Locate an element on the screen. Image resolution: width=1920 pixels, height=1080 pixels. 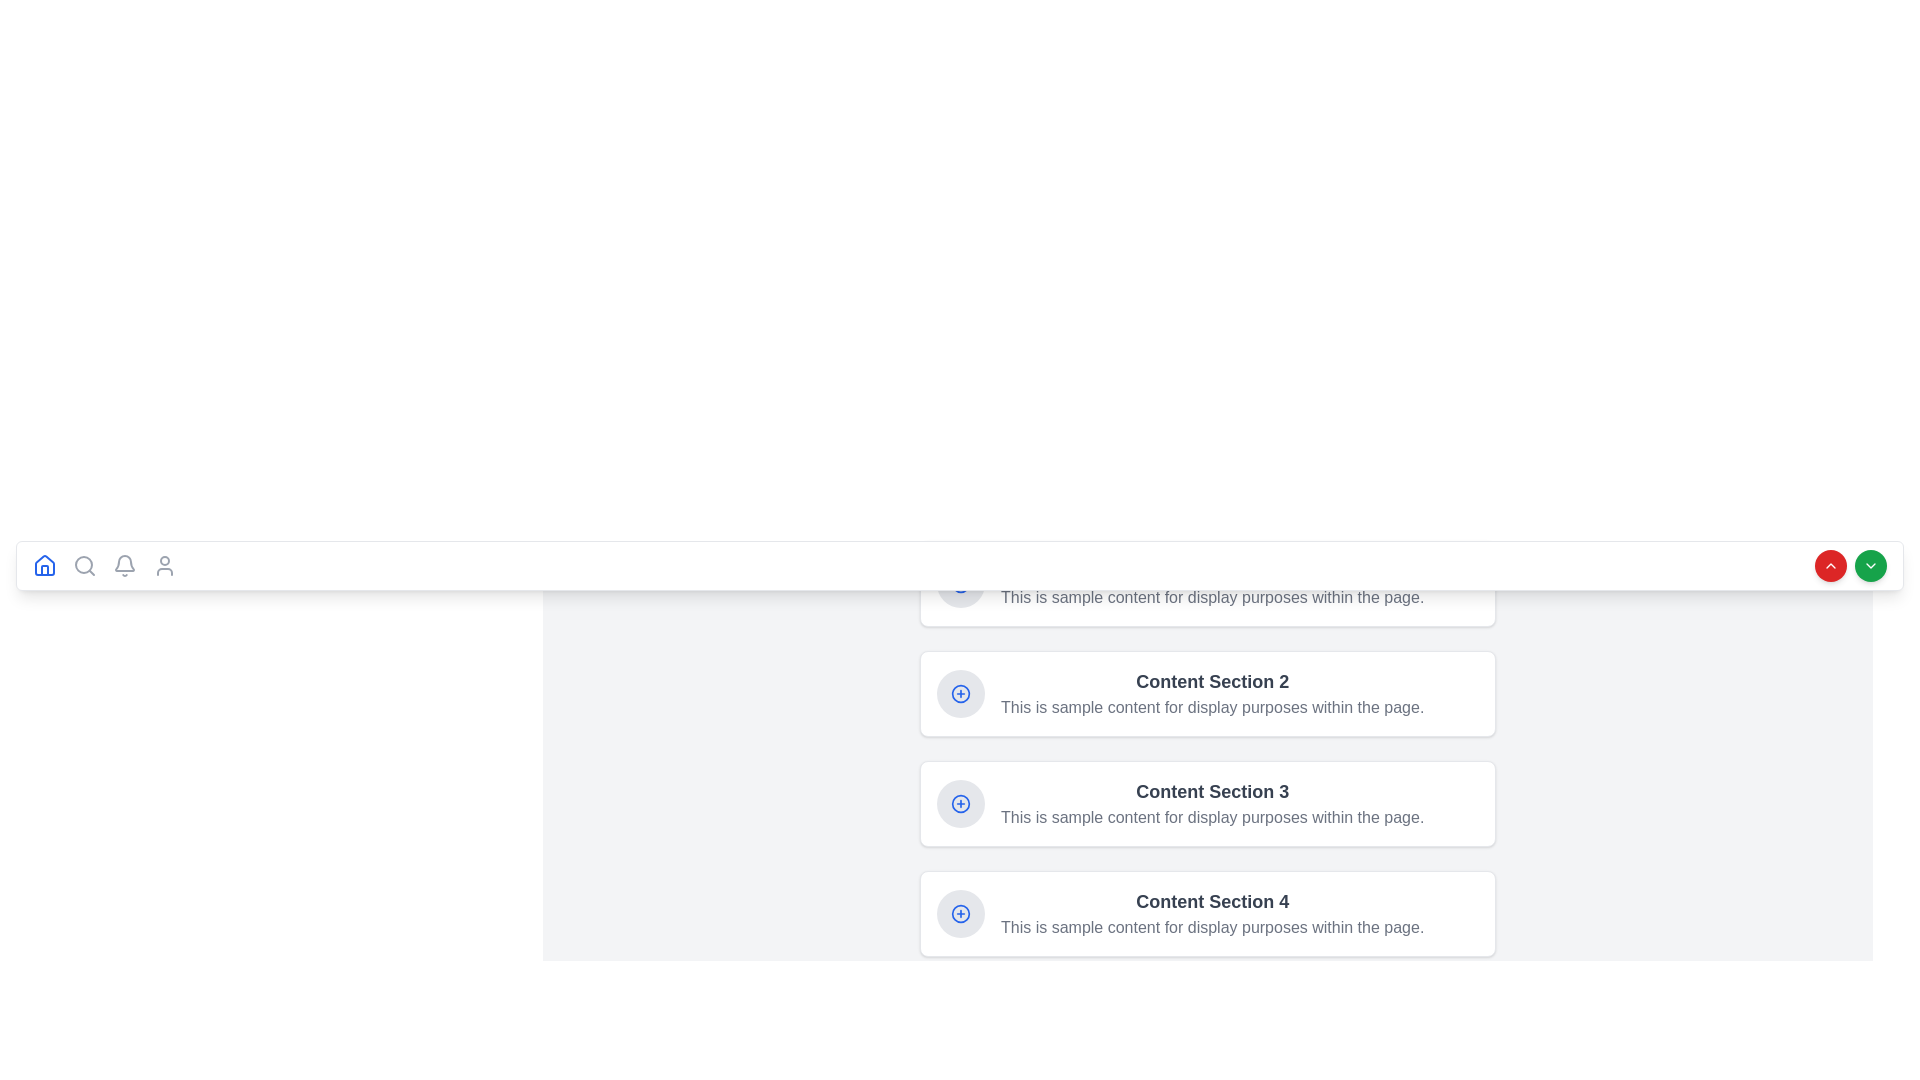
the user profile silhouette icon, which is the fifth button in the horizontal navigation bar is located at coordinates (164, 566).